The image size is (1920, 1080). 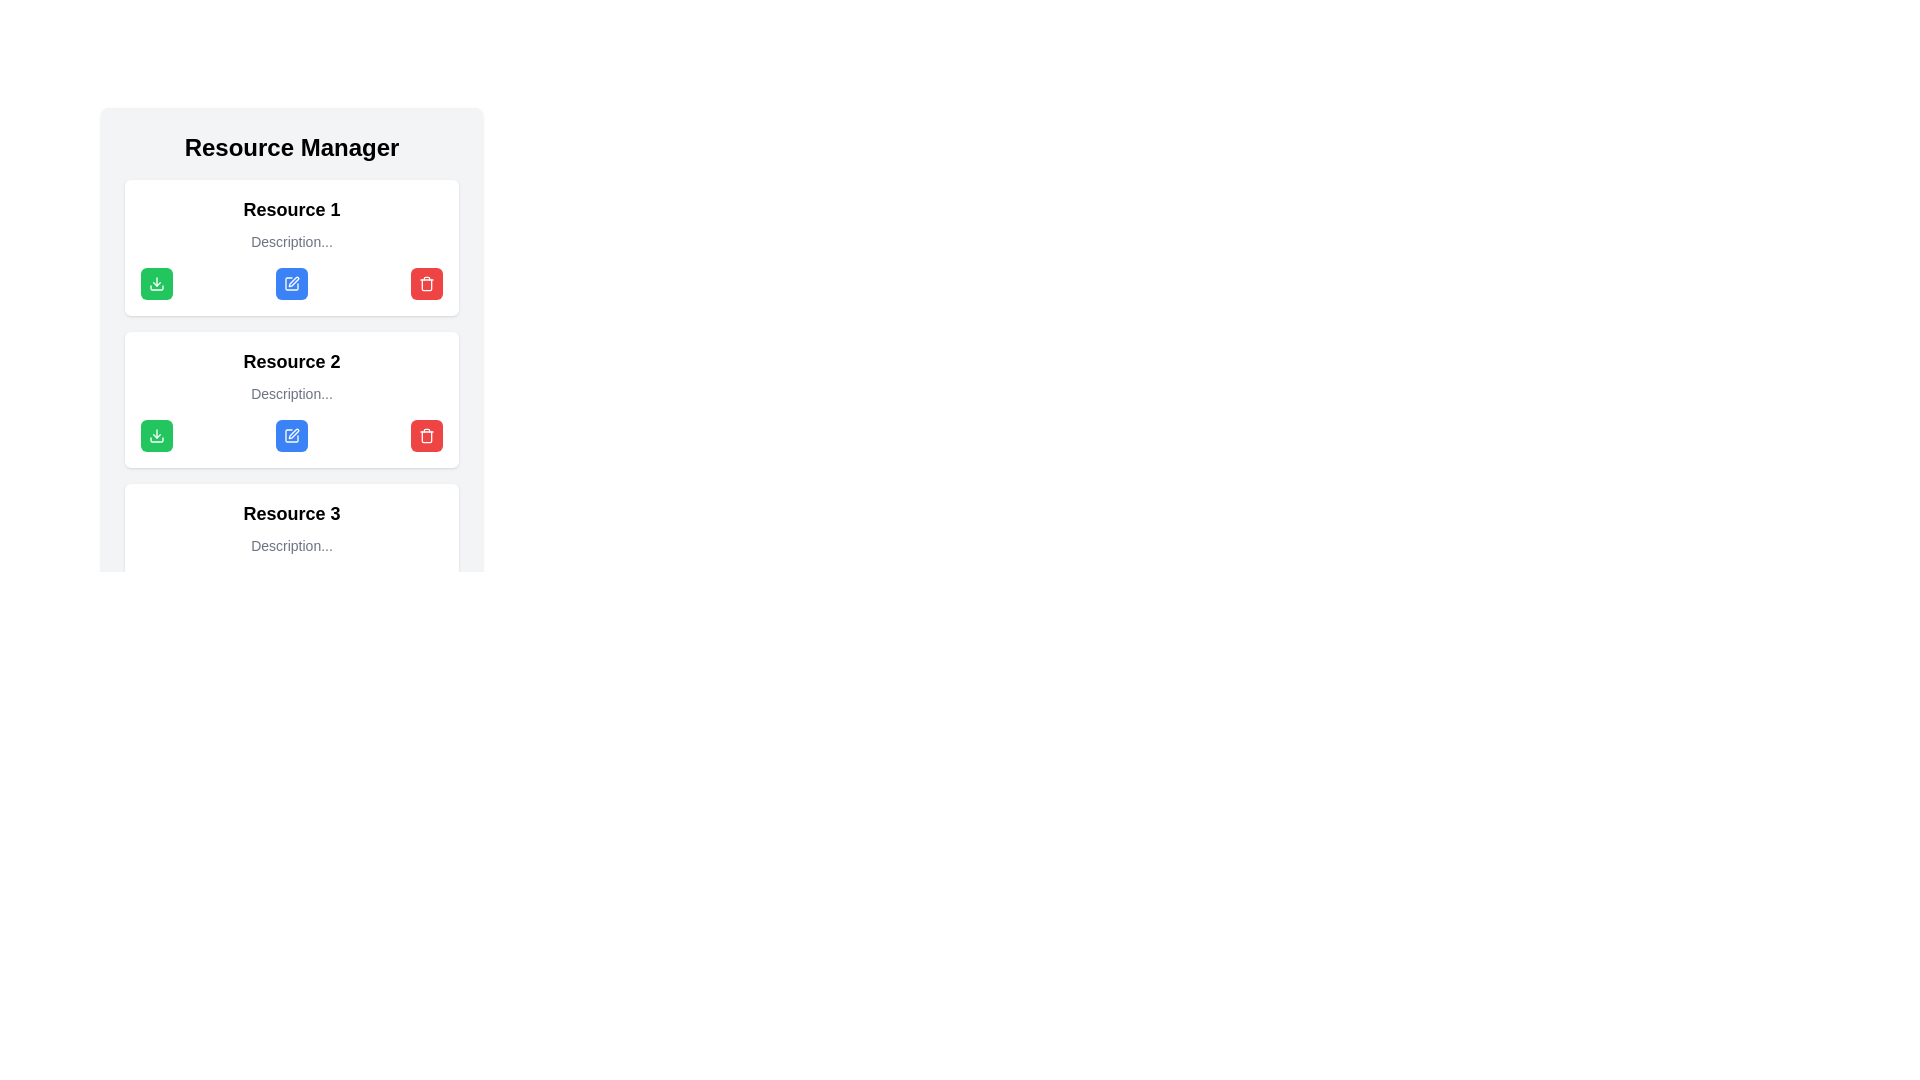 I want to click on the download button, which is the leftmost action button, so click(x=156, y=284).